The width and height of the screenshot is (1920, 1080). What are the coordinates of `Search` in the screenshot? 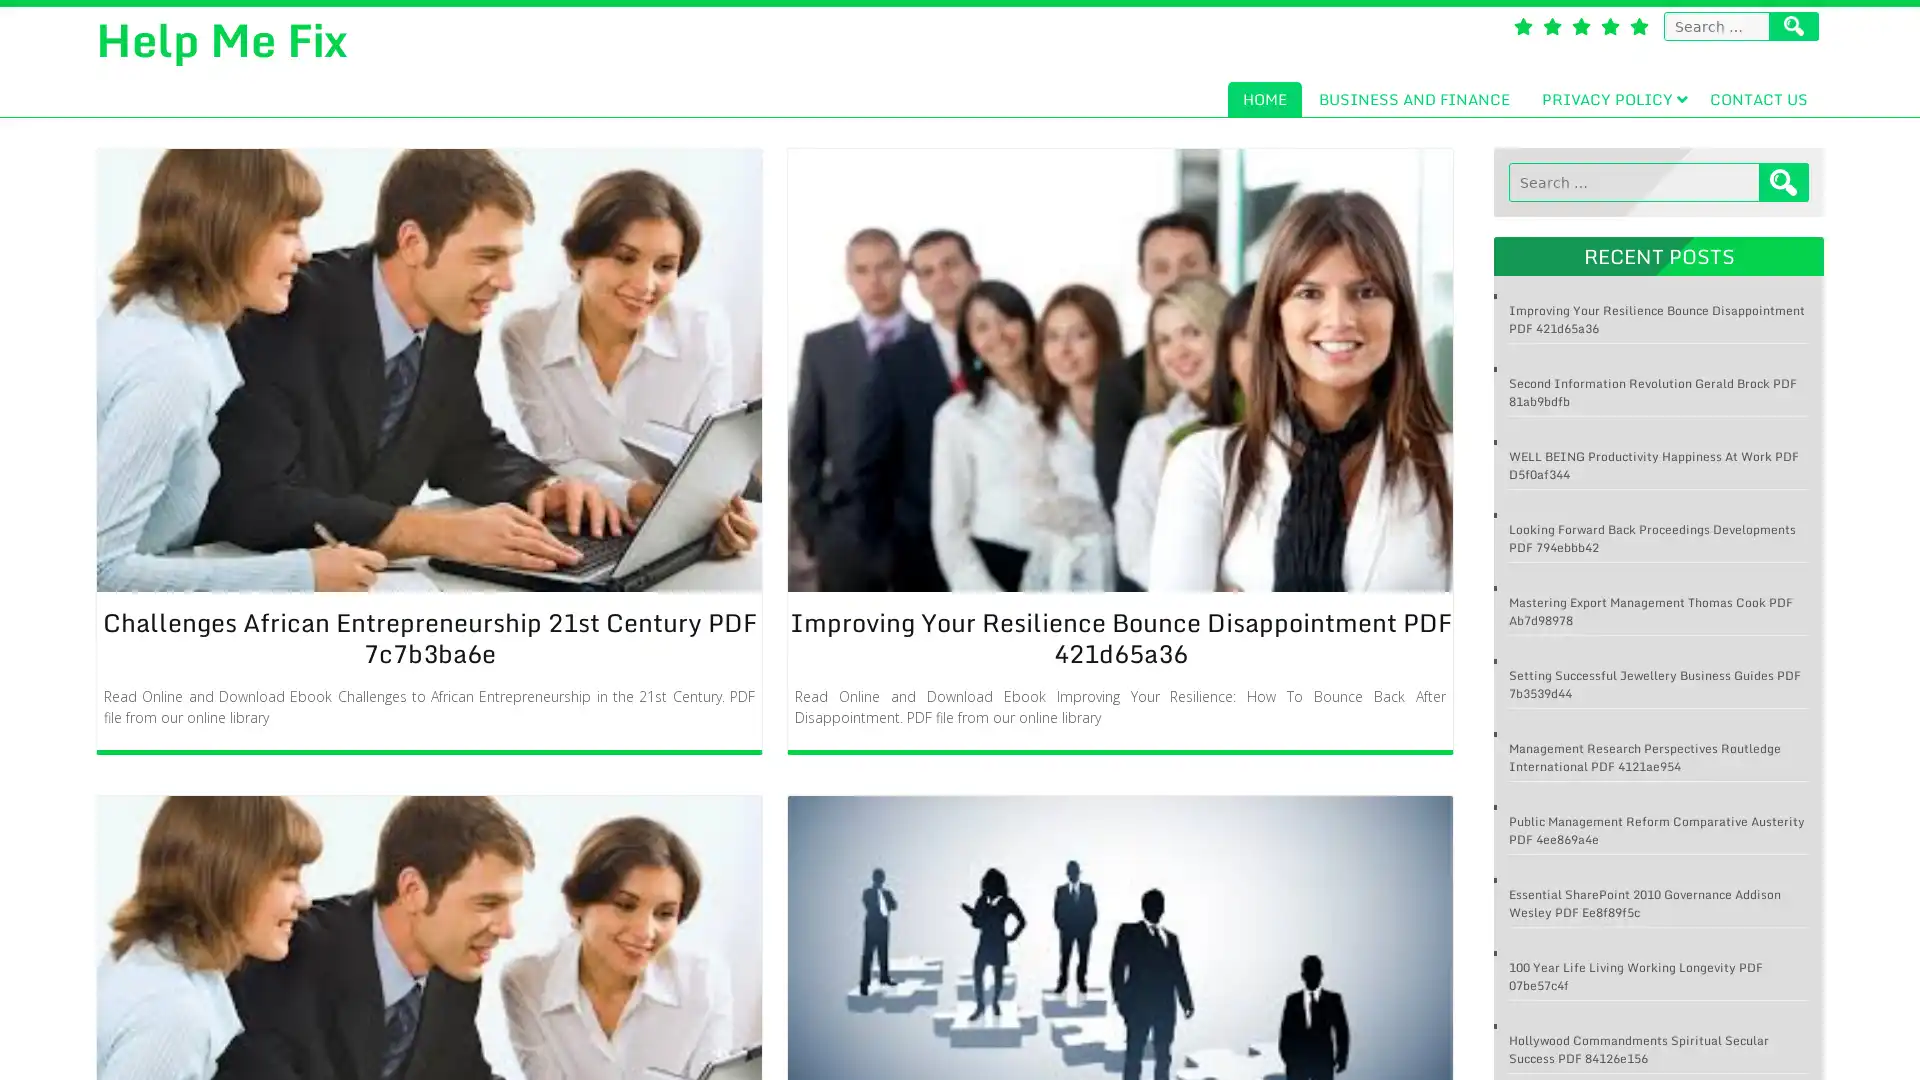 It's located at (1794, 26).